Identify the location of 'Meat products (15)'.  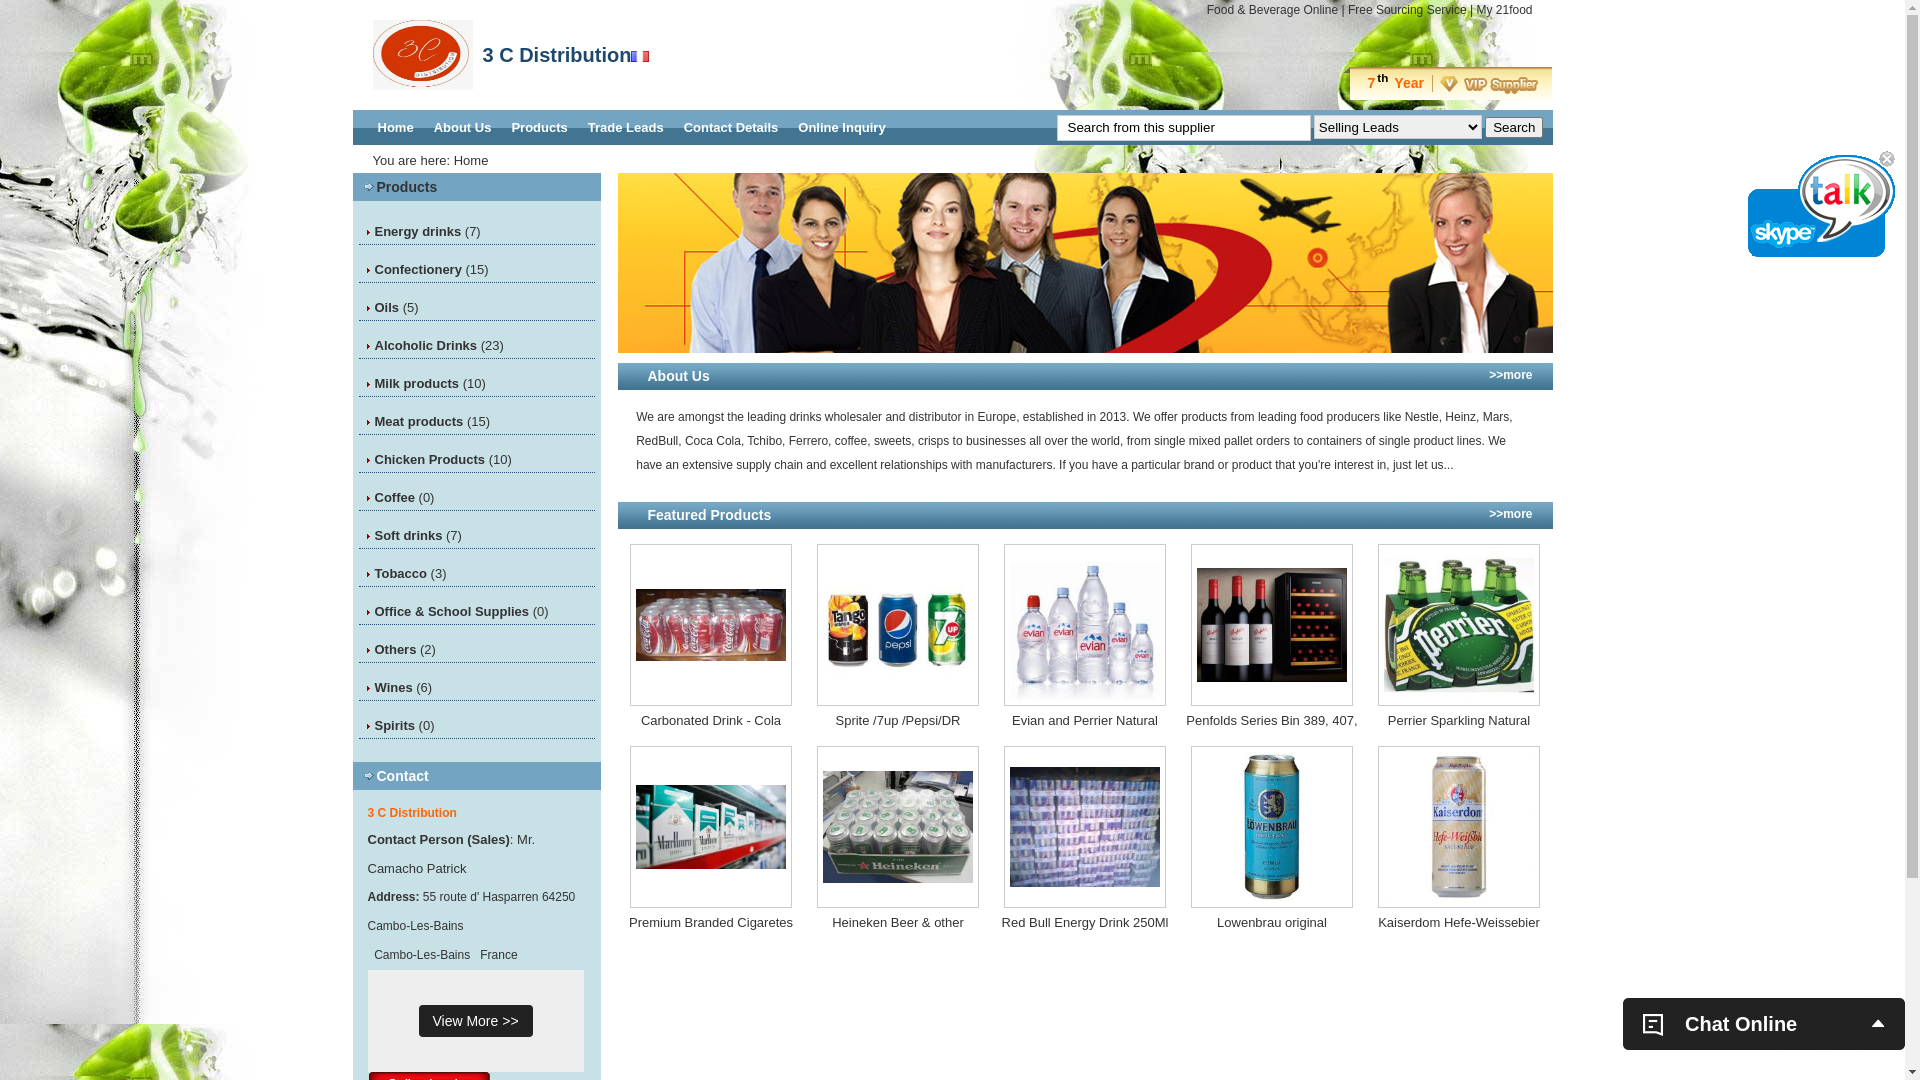
(431, 420).